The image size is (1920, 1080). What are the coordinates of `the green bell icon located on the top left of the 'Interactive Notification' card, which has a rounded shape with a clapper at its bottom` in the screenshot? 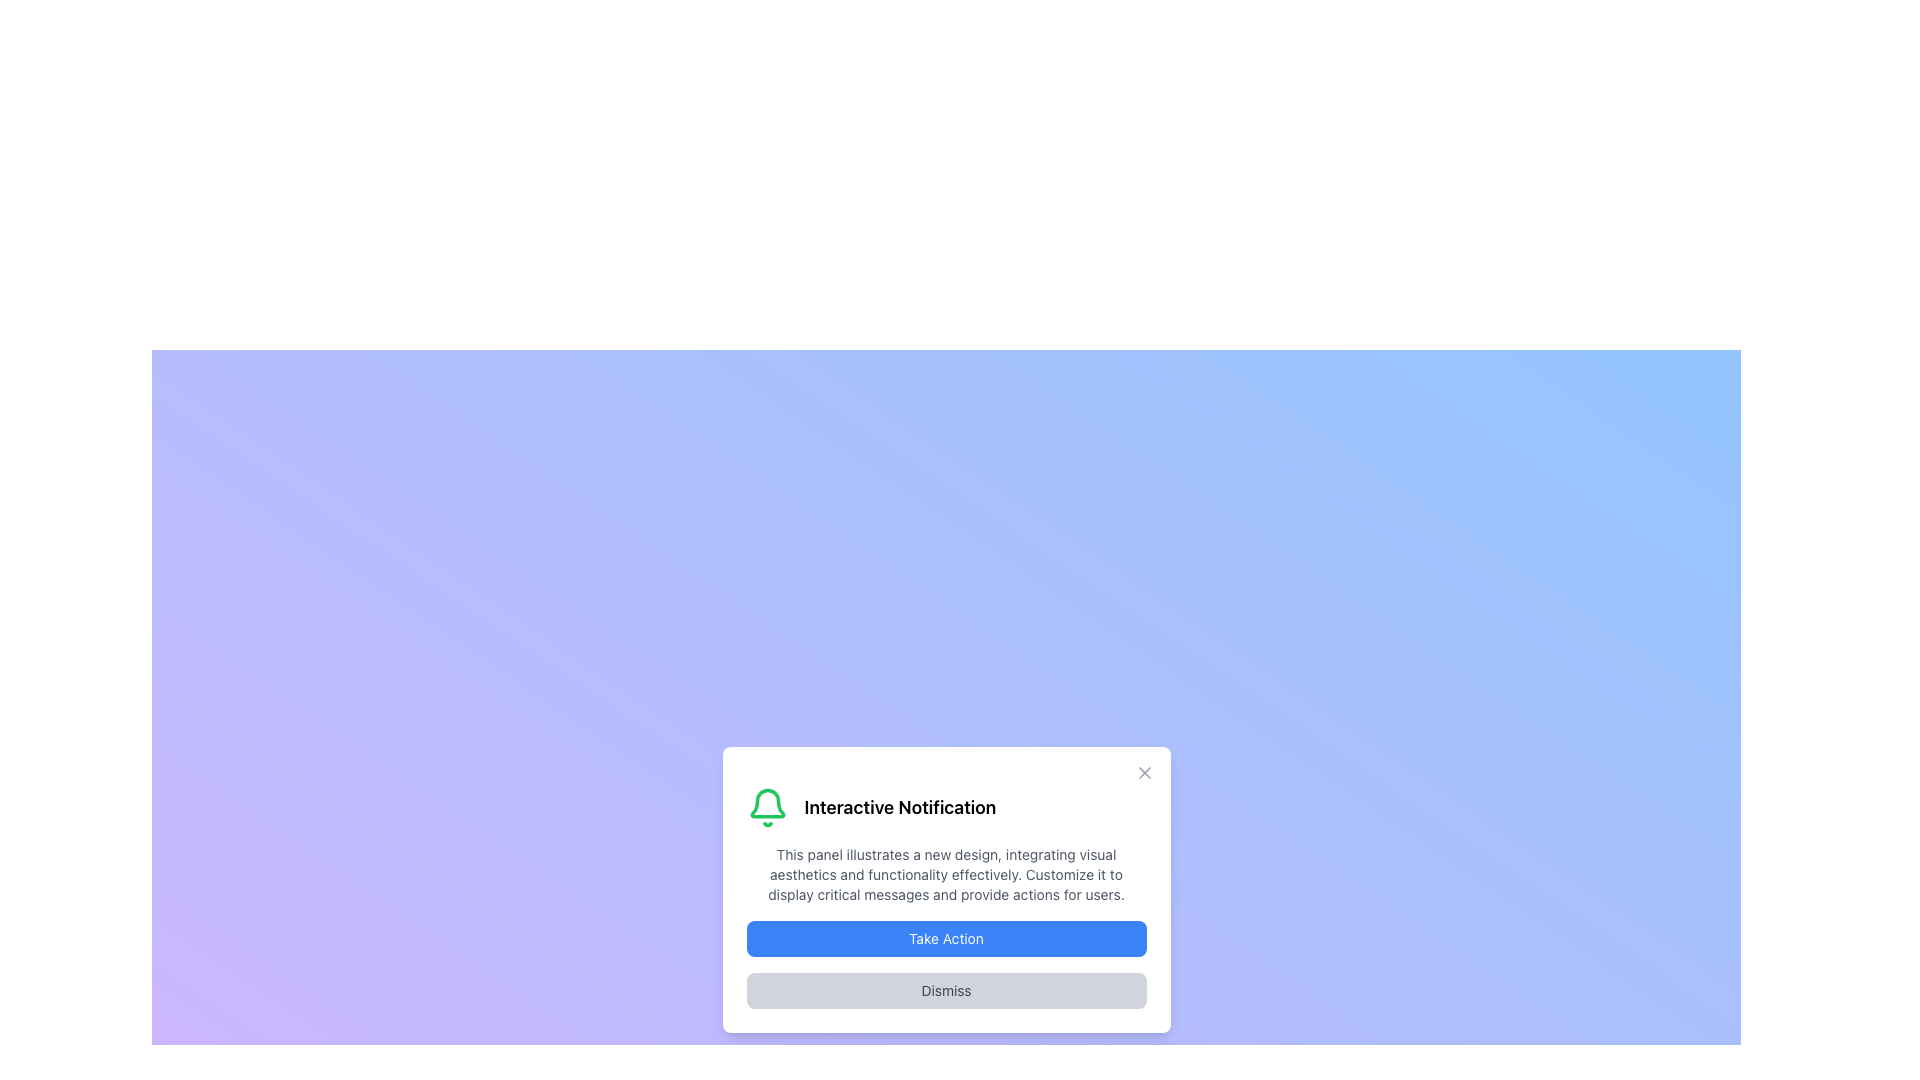 It's located at (766, 806).